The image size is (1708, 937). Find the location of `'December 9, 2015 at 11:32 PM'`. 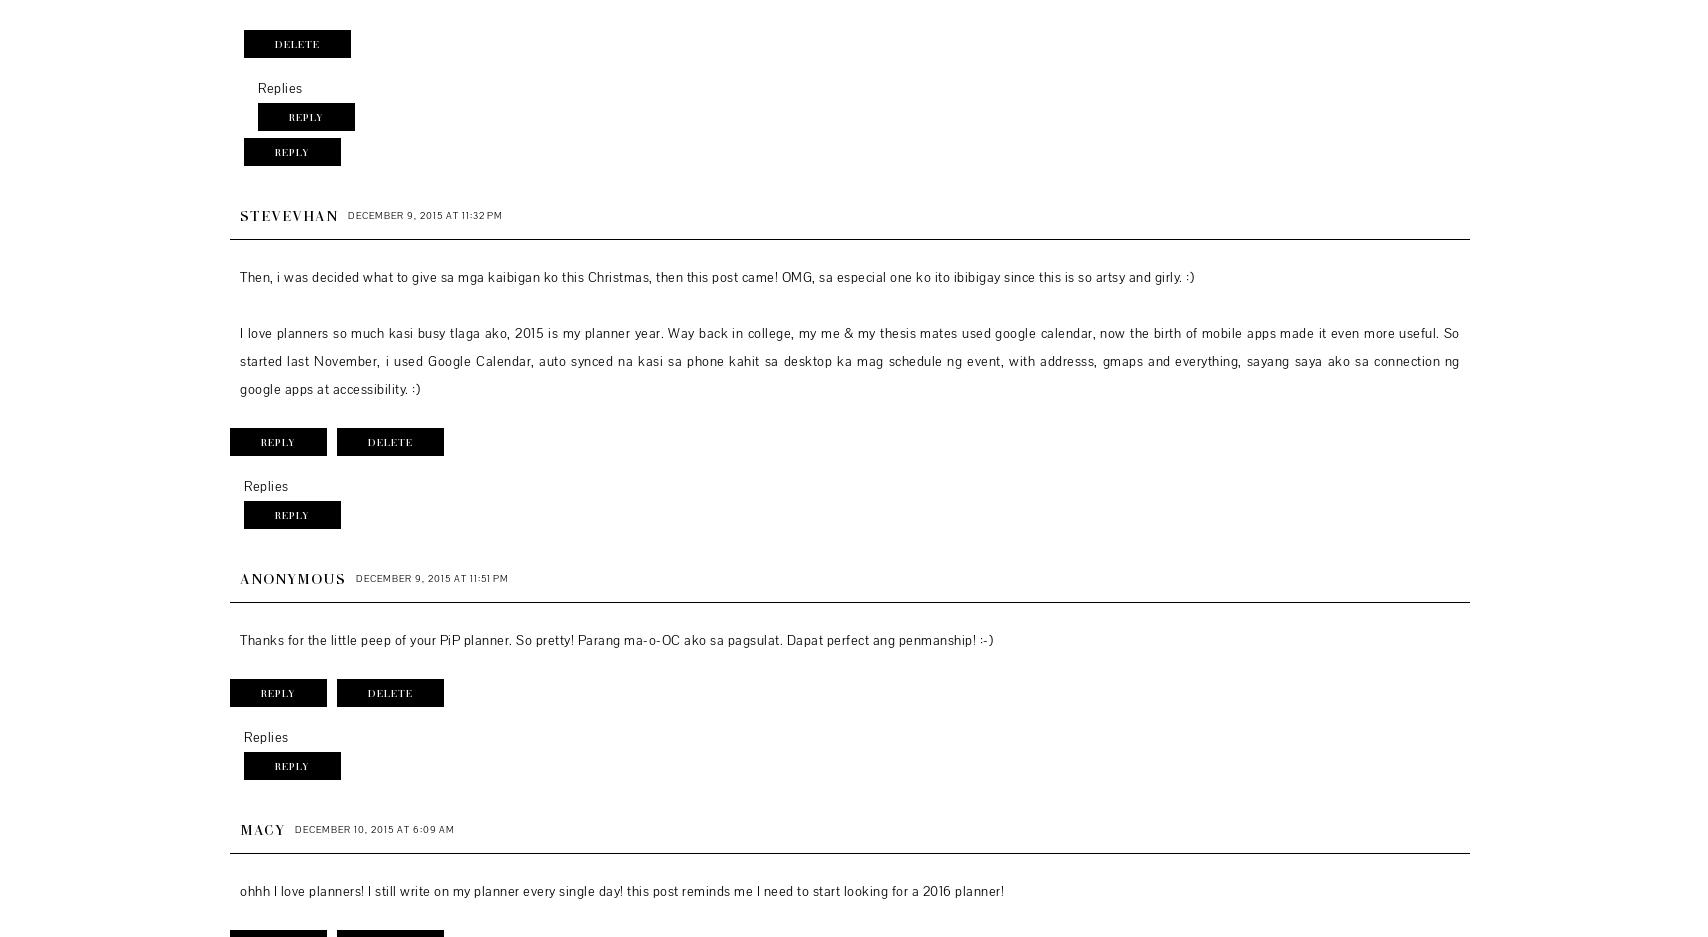

'December 9, 2015 at 11:32 PM' is located at coordinates (425, 214).